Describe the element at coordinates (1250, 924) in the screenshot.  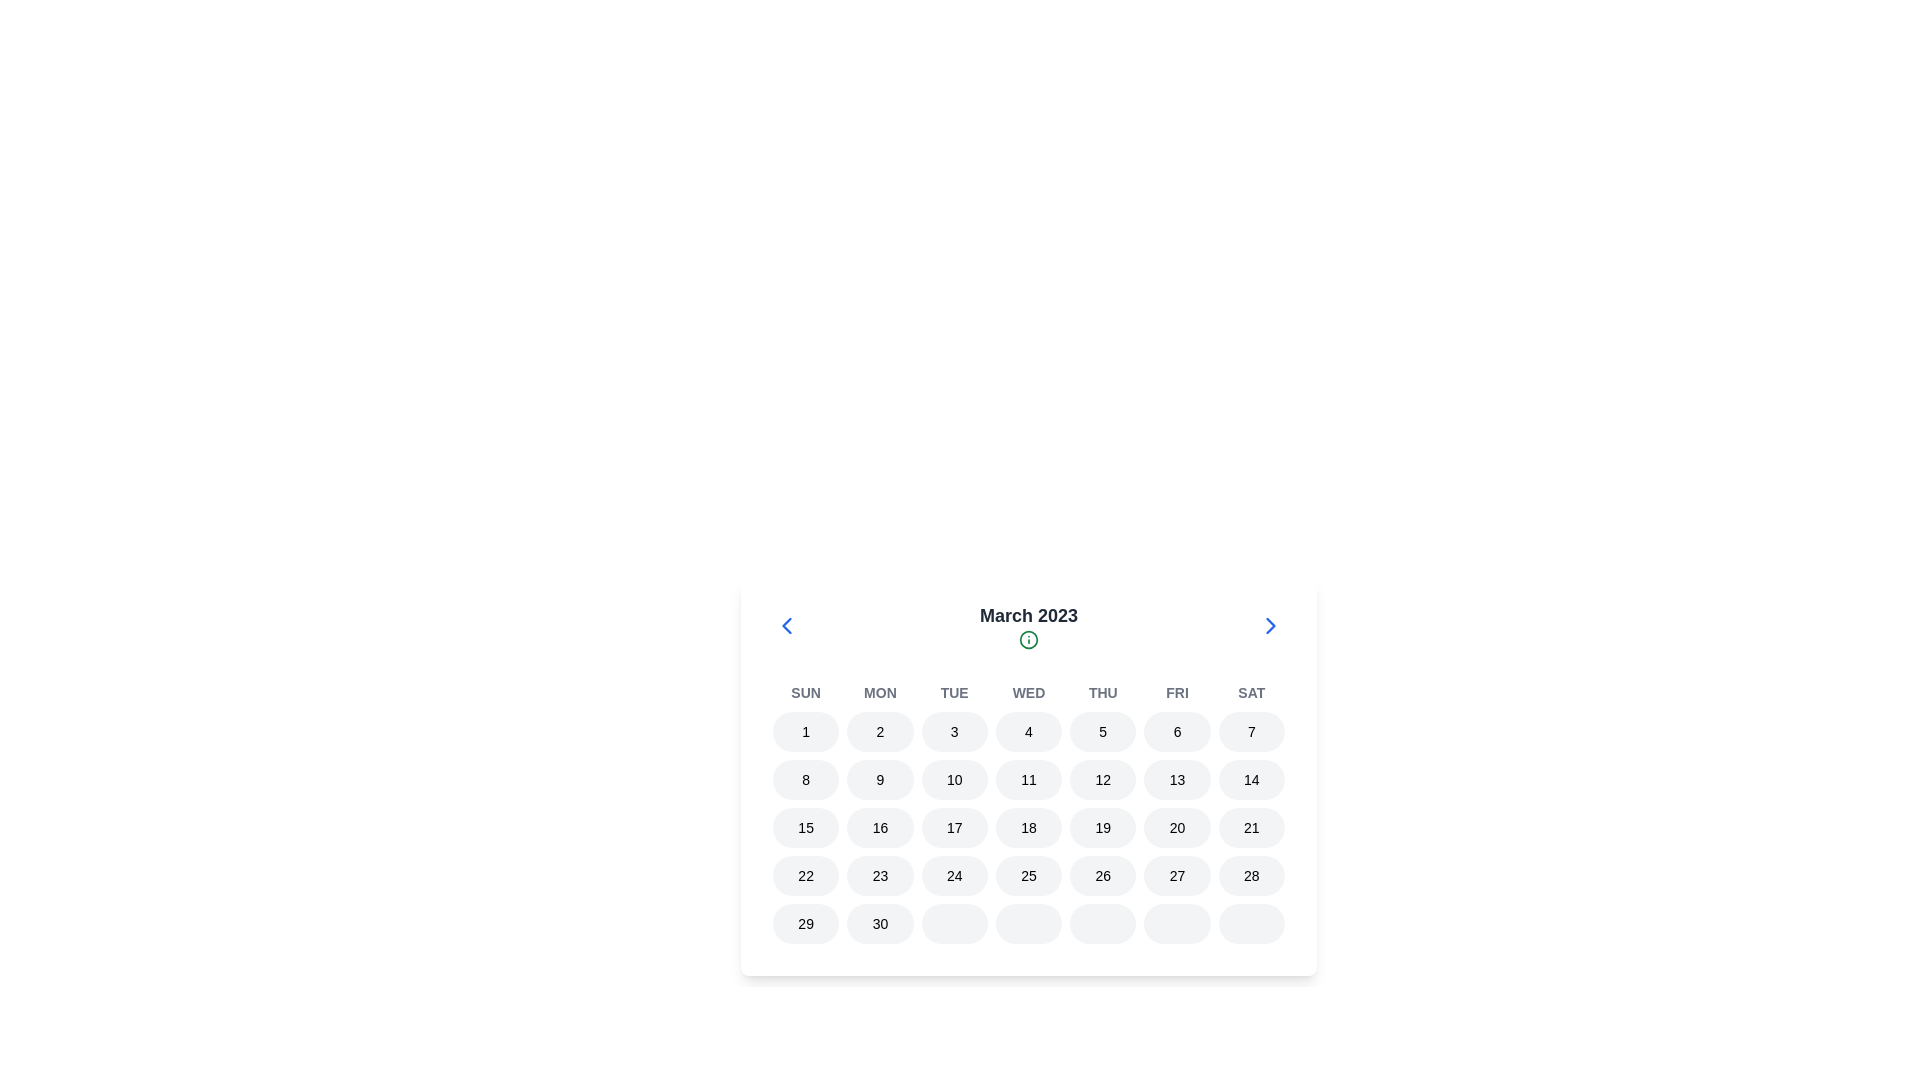
I see `the oval-shaped Placeholder button located in the last column of the calendar grid under 'Saturday'` at that location.